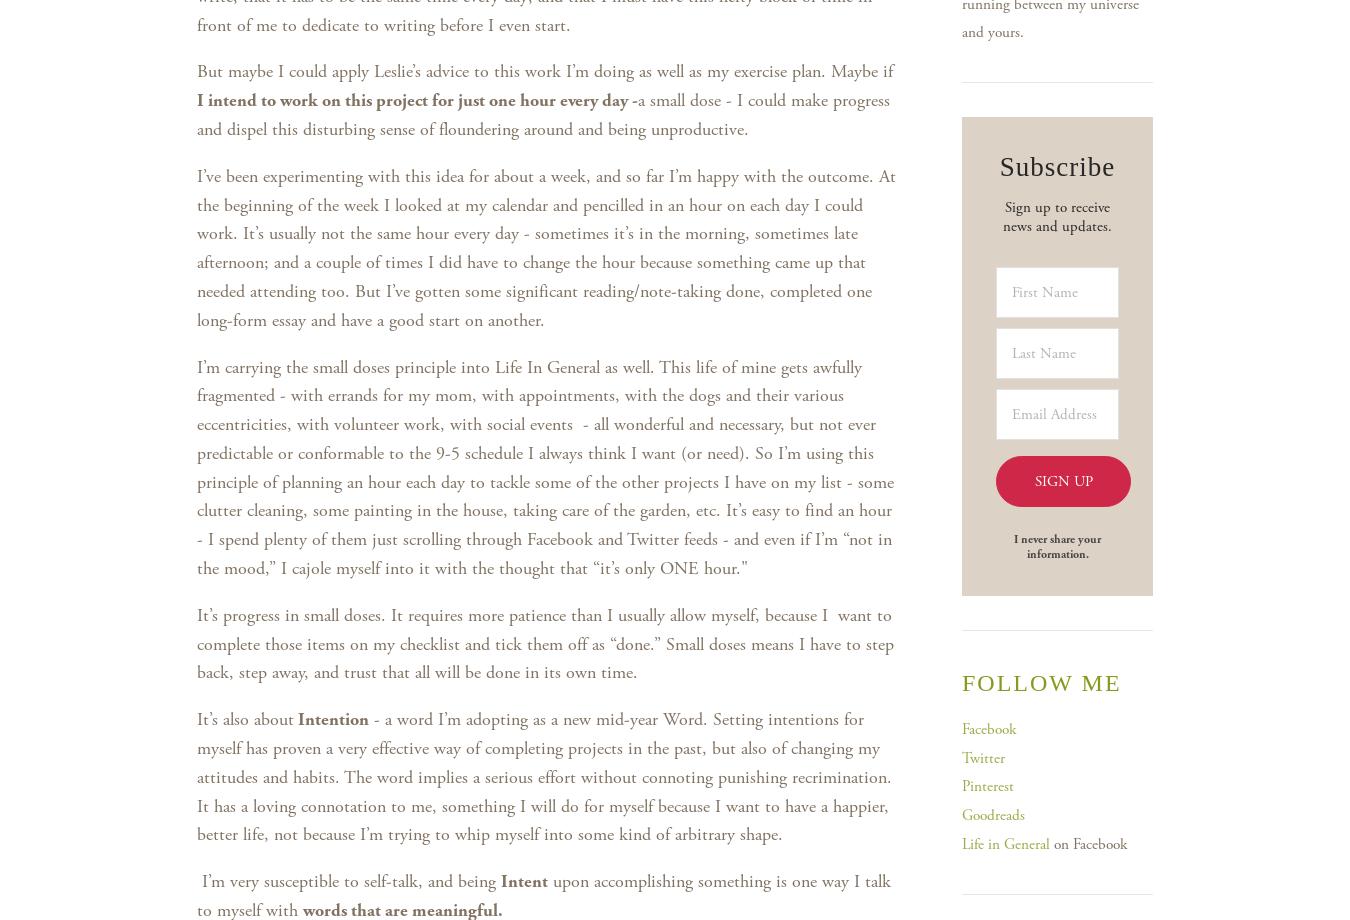 This screenshot has width=1350, height=920. I want to click on 'It’s progress in small doses. It requires more patience than I usually allow myself, because I  want to complete those items on my checklist and tick them off as “done.” Small doses means I have to step back, step away, and trust that all will be done in its own time.', so click(544, 642).